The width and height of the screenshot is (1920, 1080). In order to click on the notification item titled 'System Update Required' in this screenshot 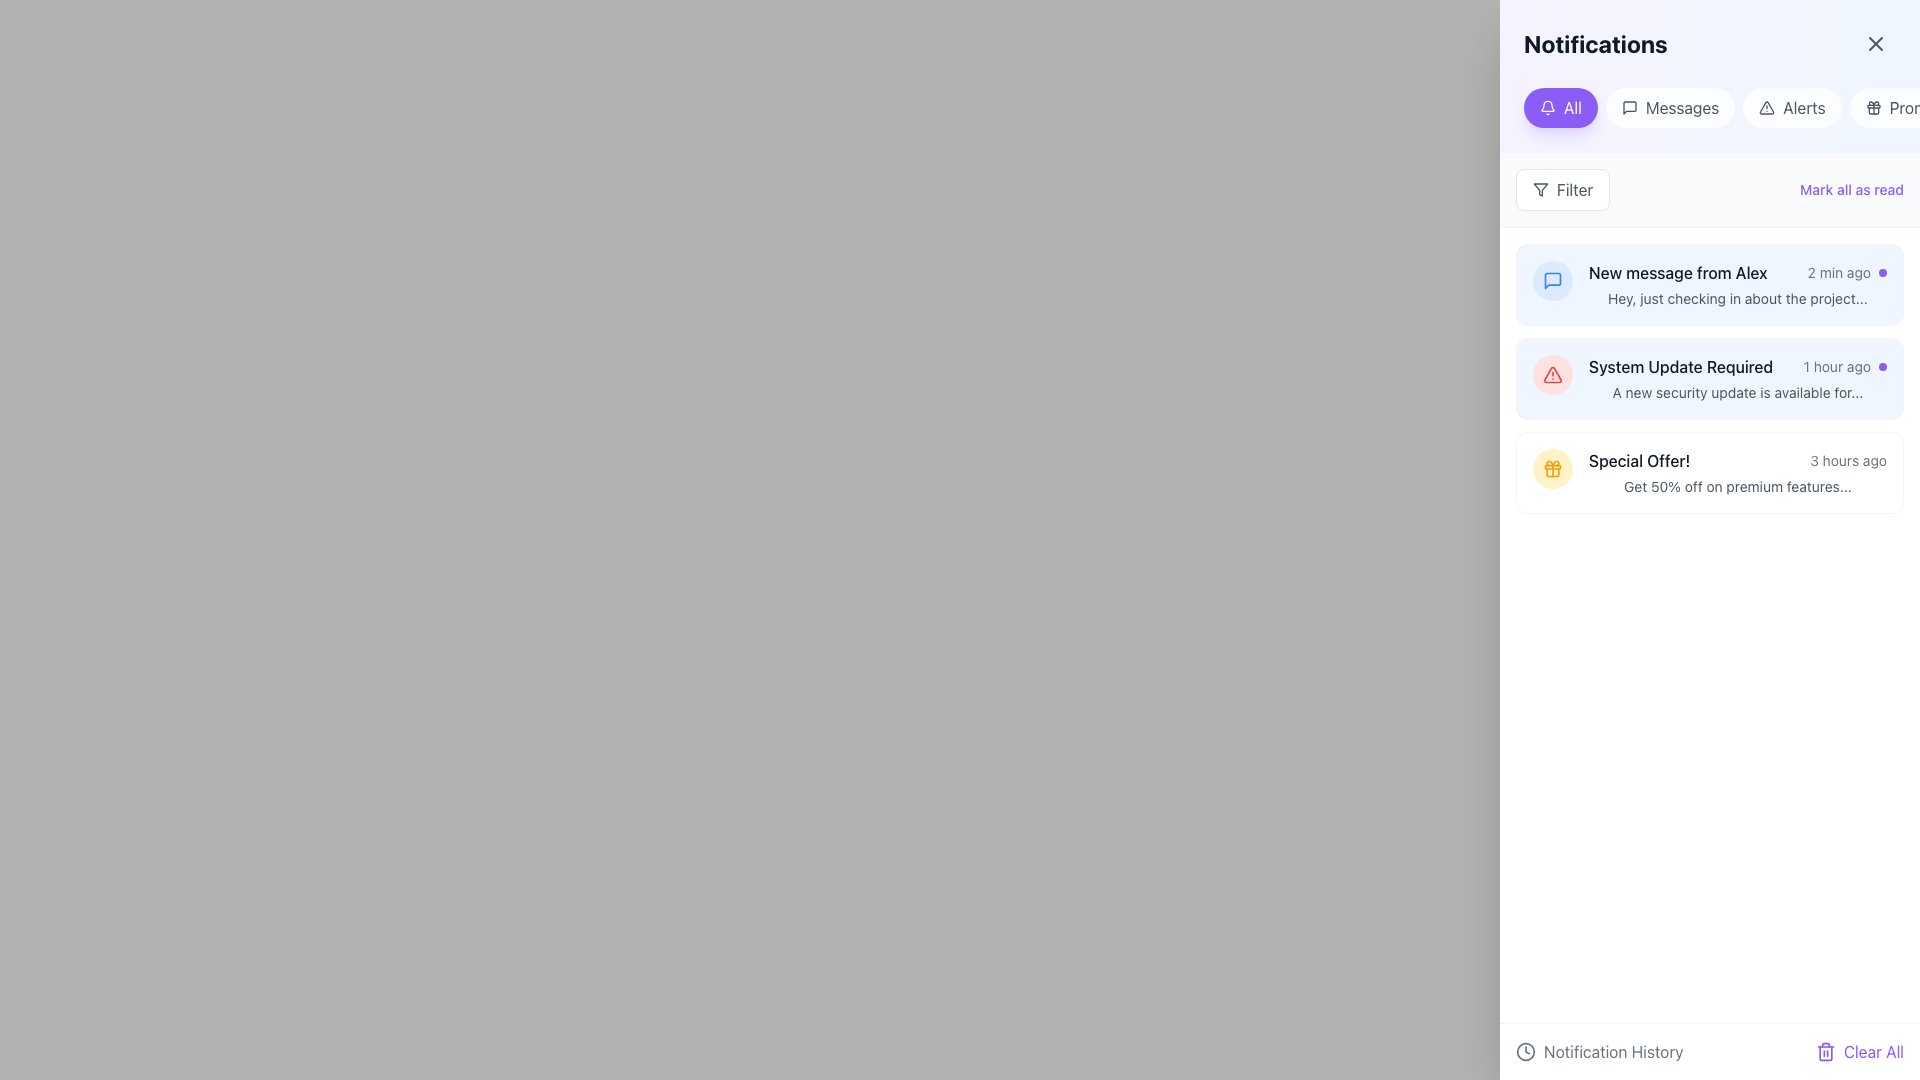, I will do `click(1736, 378)`.